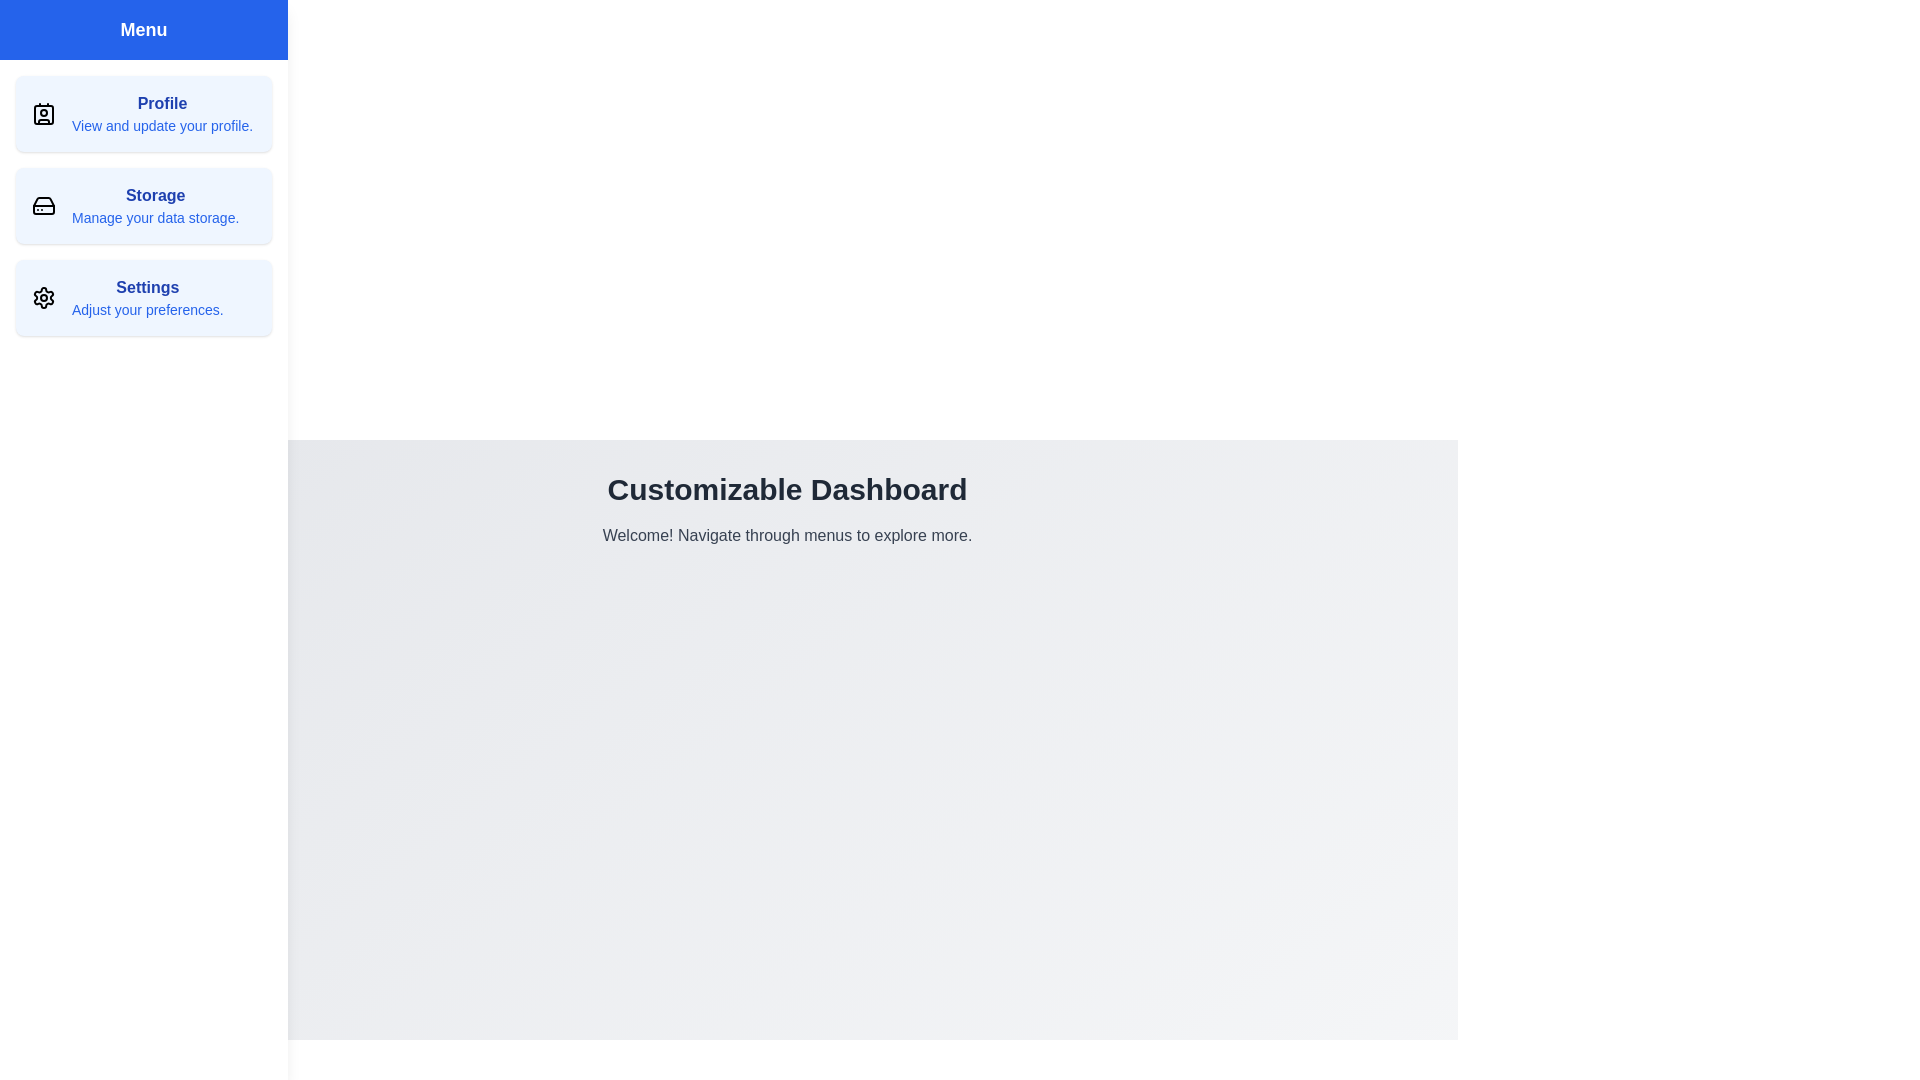 Image resolution: width=1920 pixels, height=1080 pixels. I want to click on the header text 'Customizable Dashboard', so click(786, 489).